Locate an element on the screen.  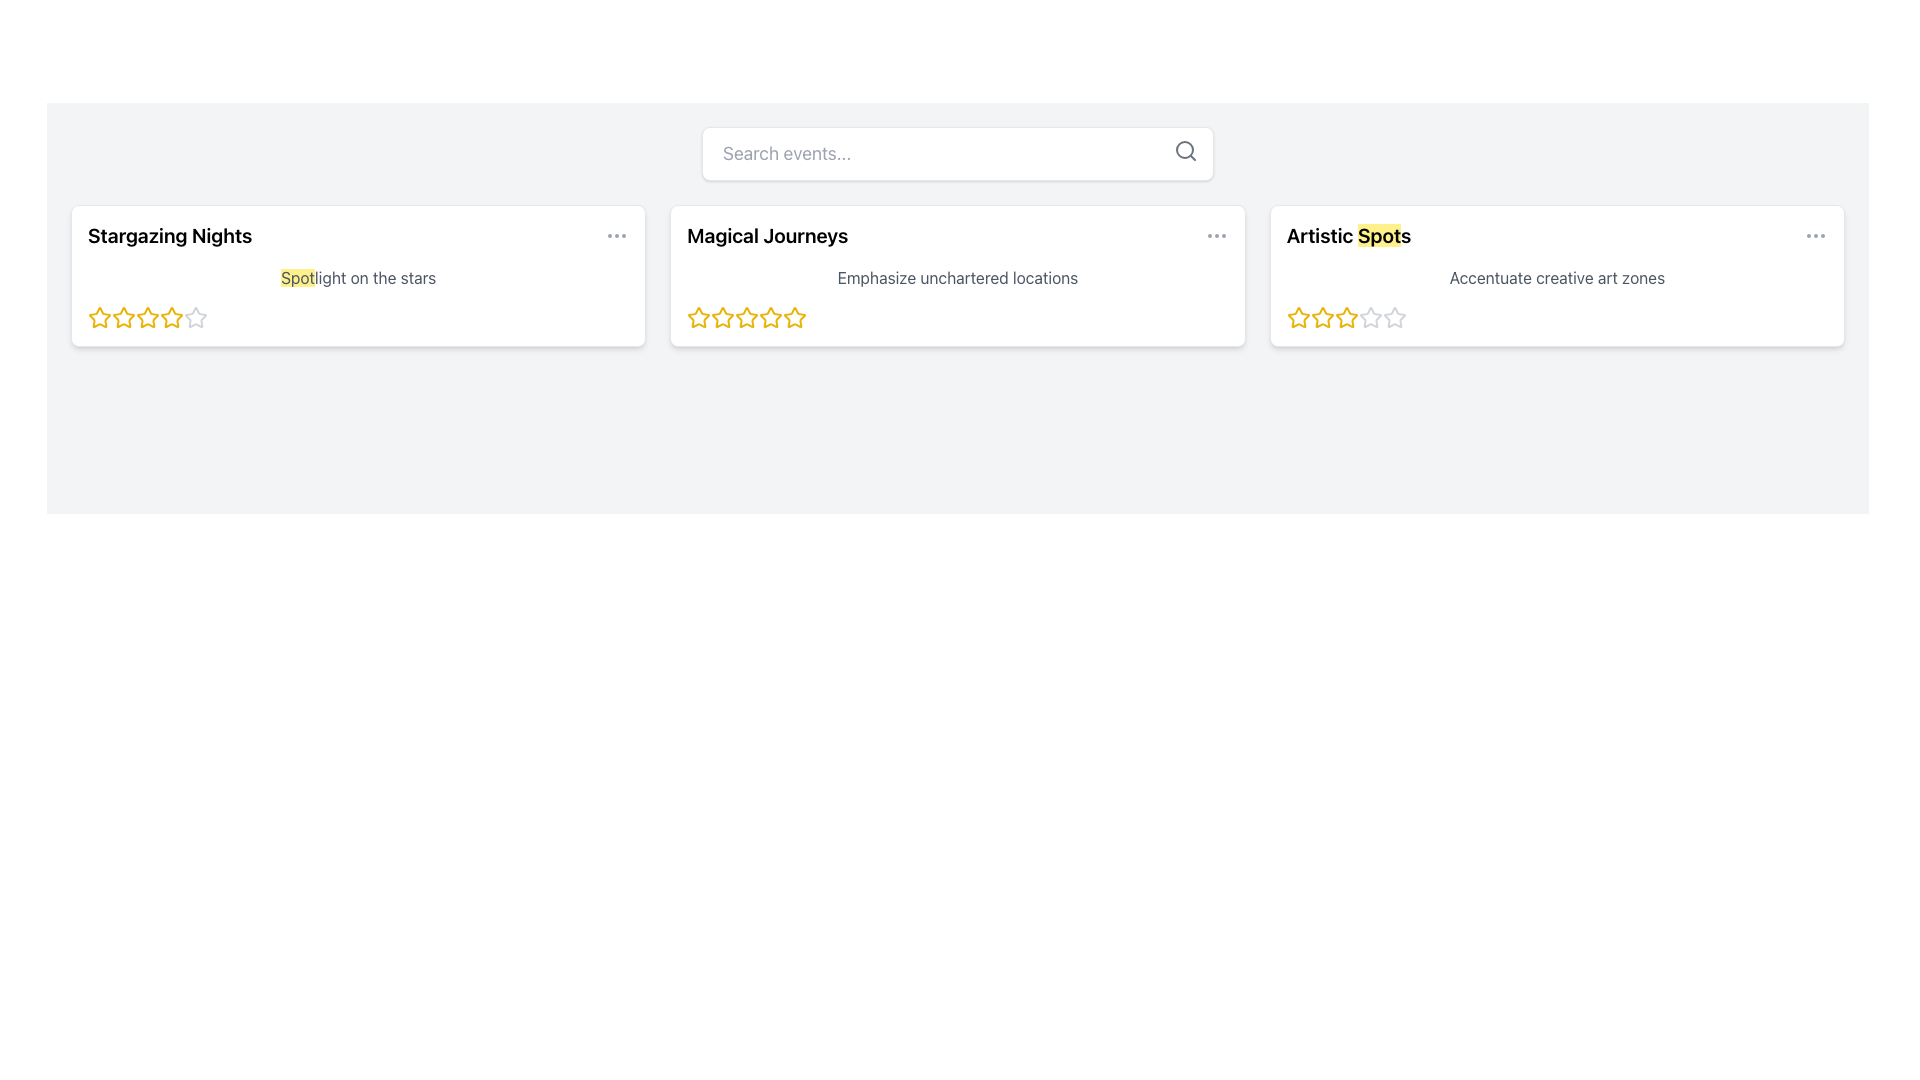
the highlighted star in the rating bar located below the text 'Accentuate creative art zones' within the 'Artistic Spots' card is located at coordinates (1555, 316).